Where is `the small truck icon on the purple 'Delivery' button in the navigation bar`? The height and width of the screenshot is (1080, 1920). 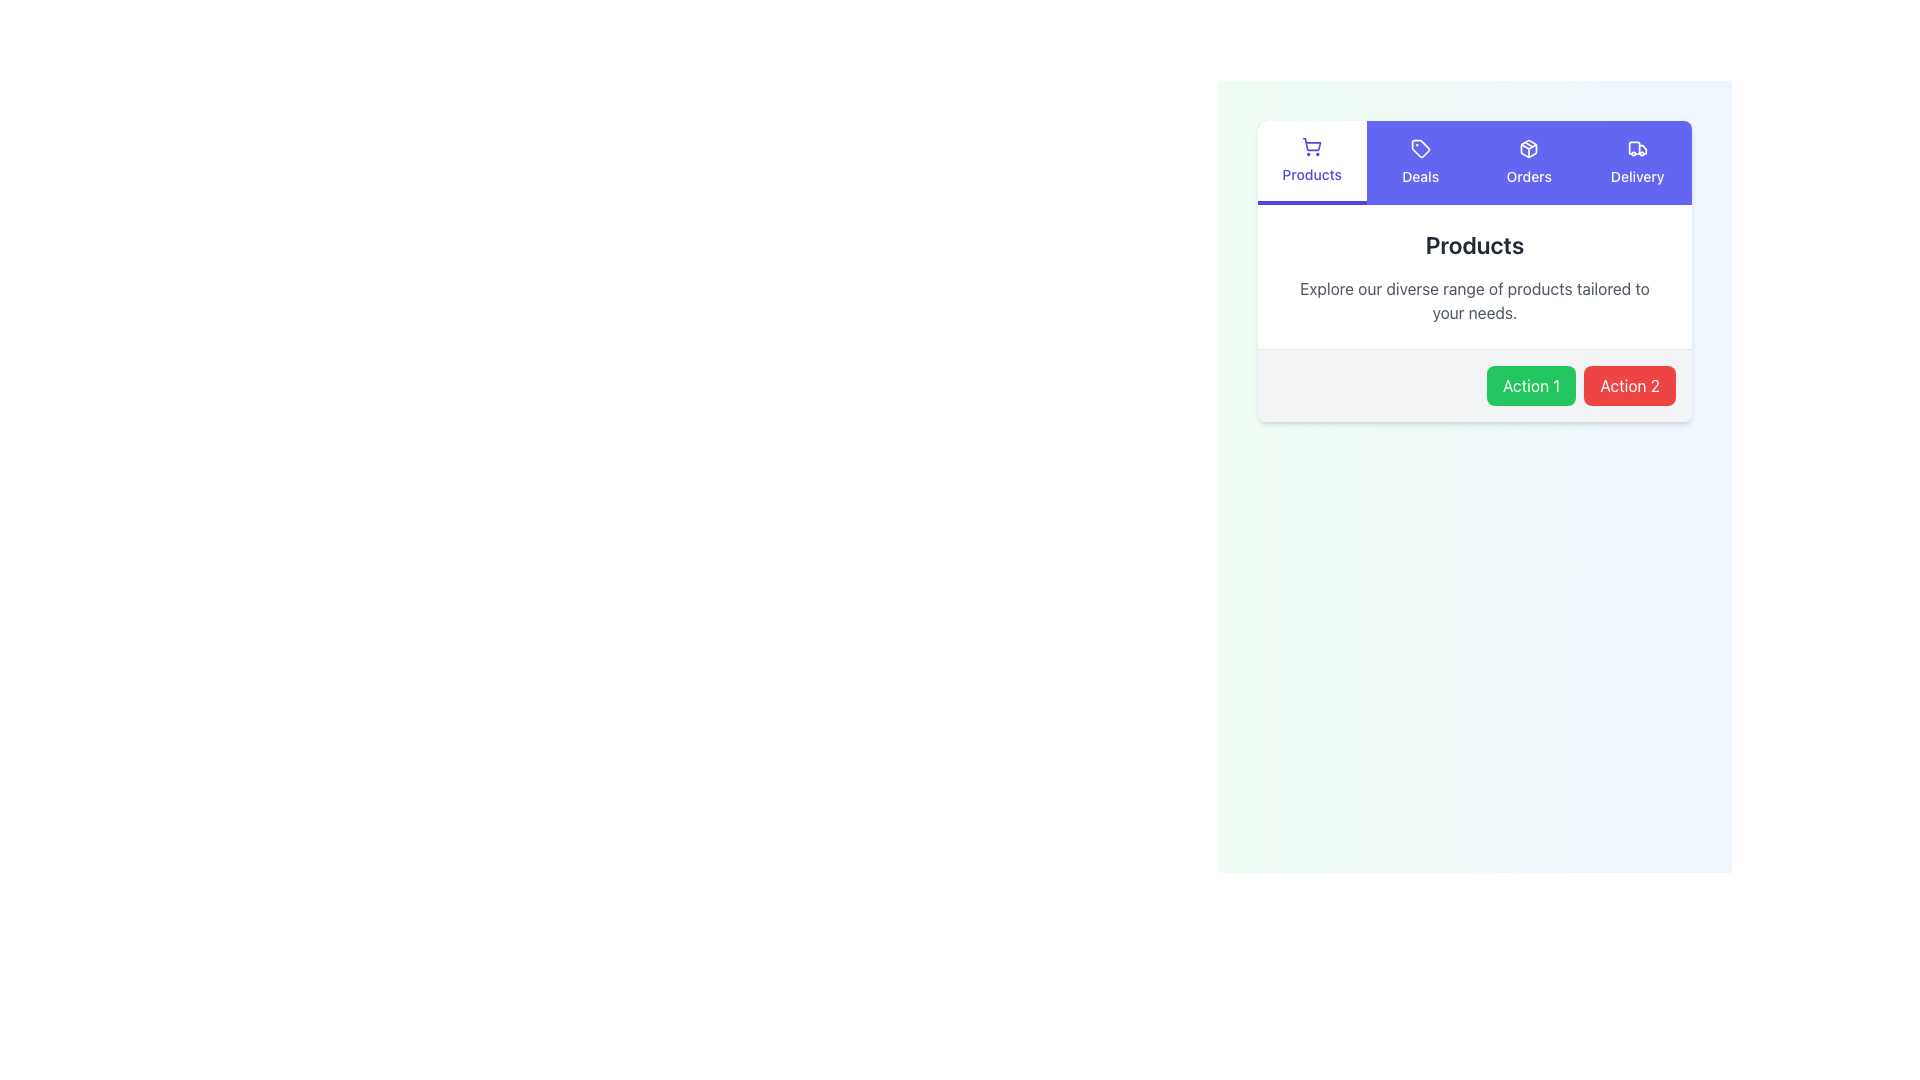 the small truck icon on the purple 'Delivery' button in the navigation bar is located at coordinates (1637, 148).